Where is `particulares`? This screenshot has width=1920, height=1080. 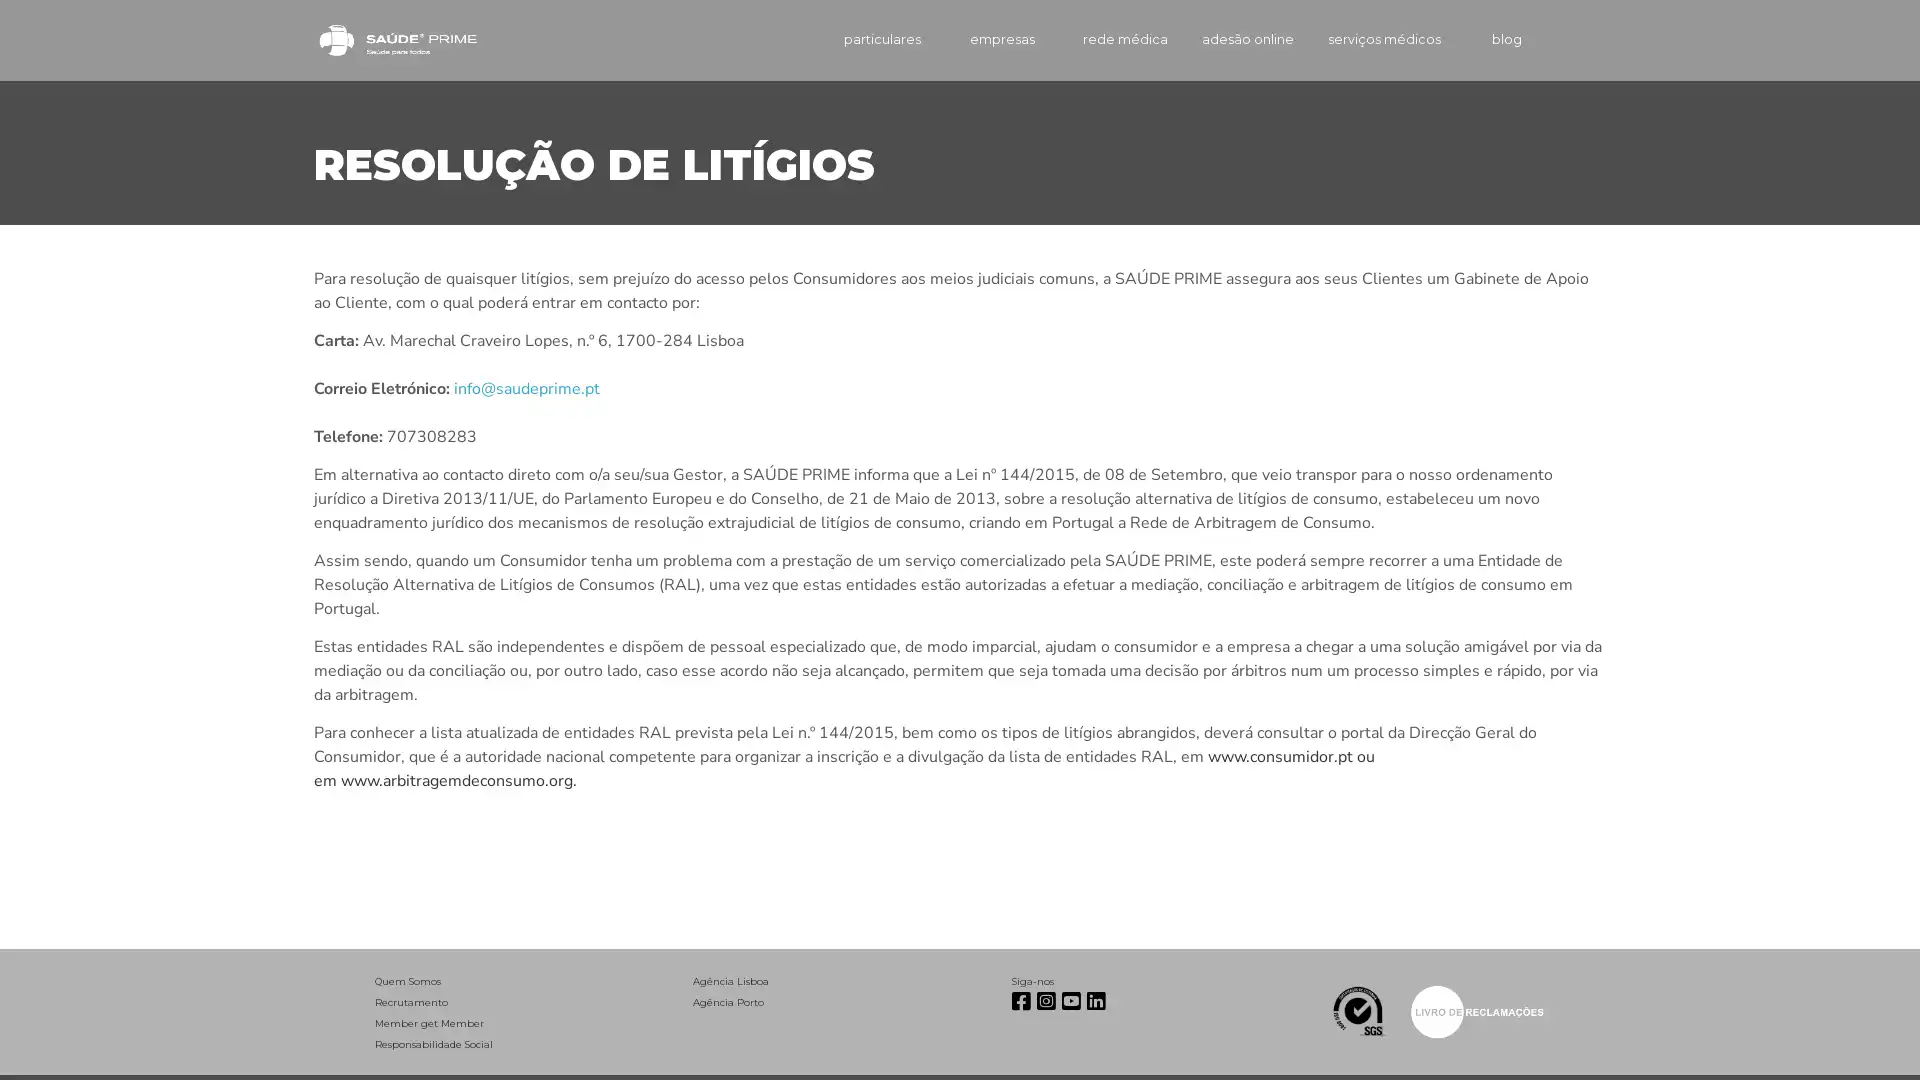
particulares is located at coordinates (849, 39).